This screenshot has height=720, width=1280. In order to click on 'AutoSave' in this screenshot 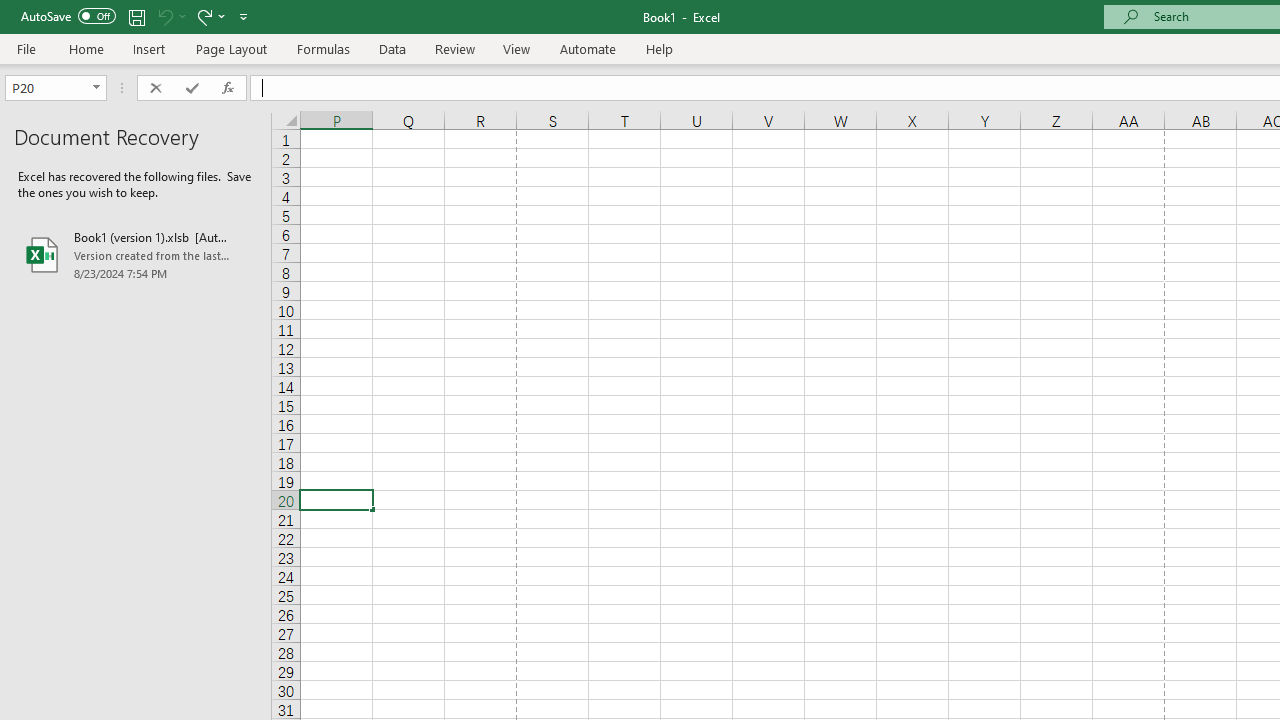, I will do `click(68, 16)`.